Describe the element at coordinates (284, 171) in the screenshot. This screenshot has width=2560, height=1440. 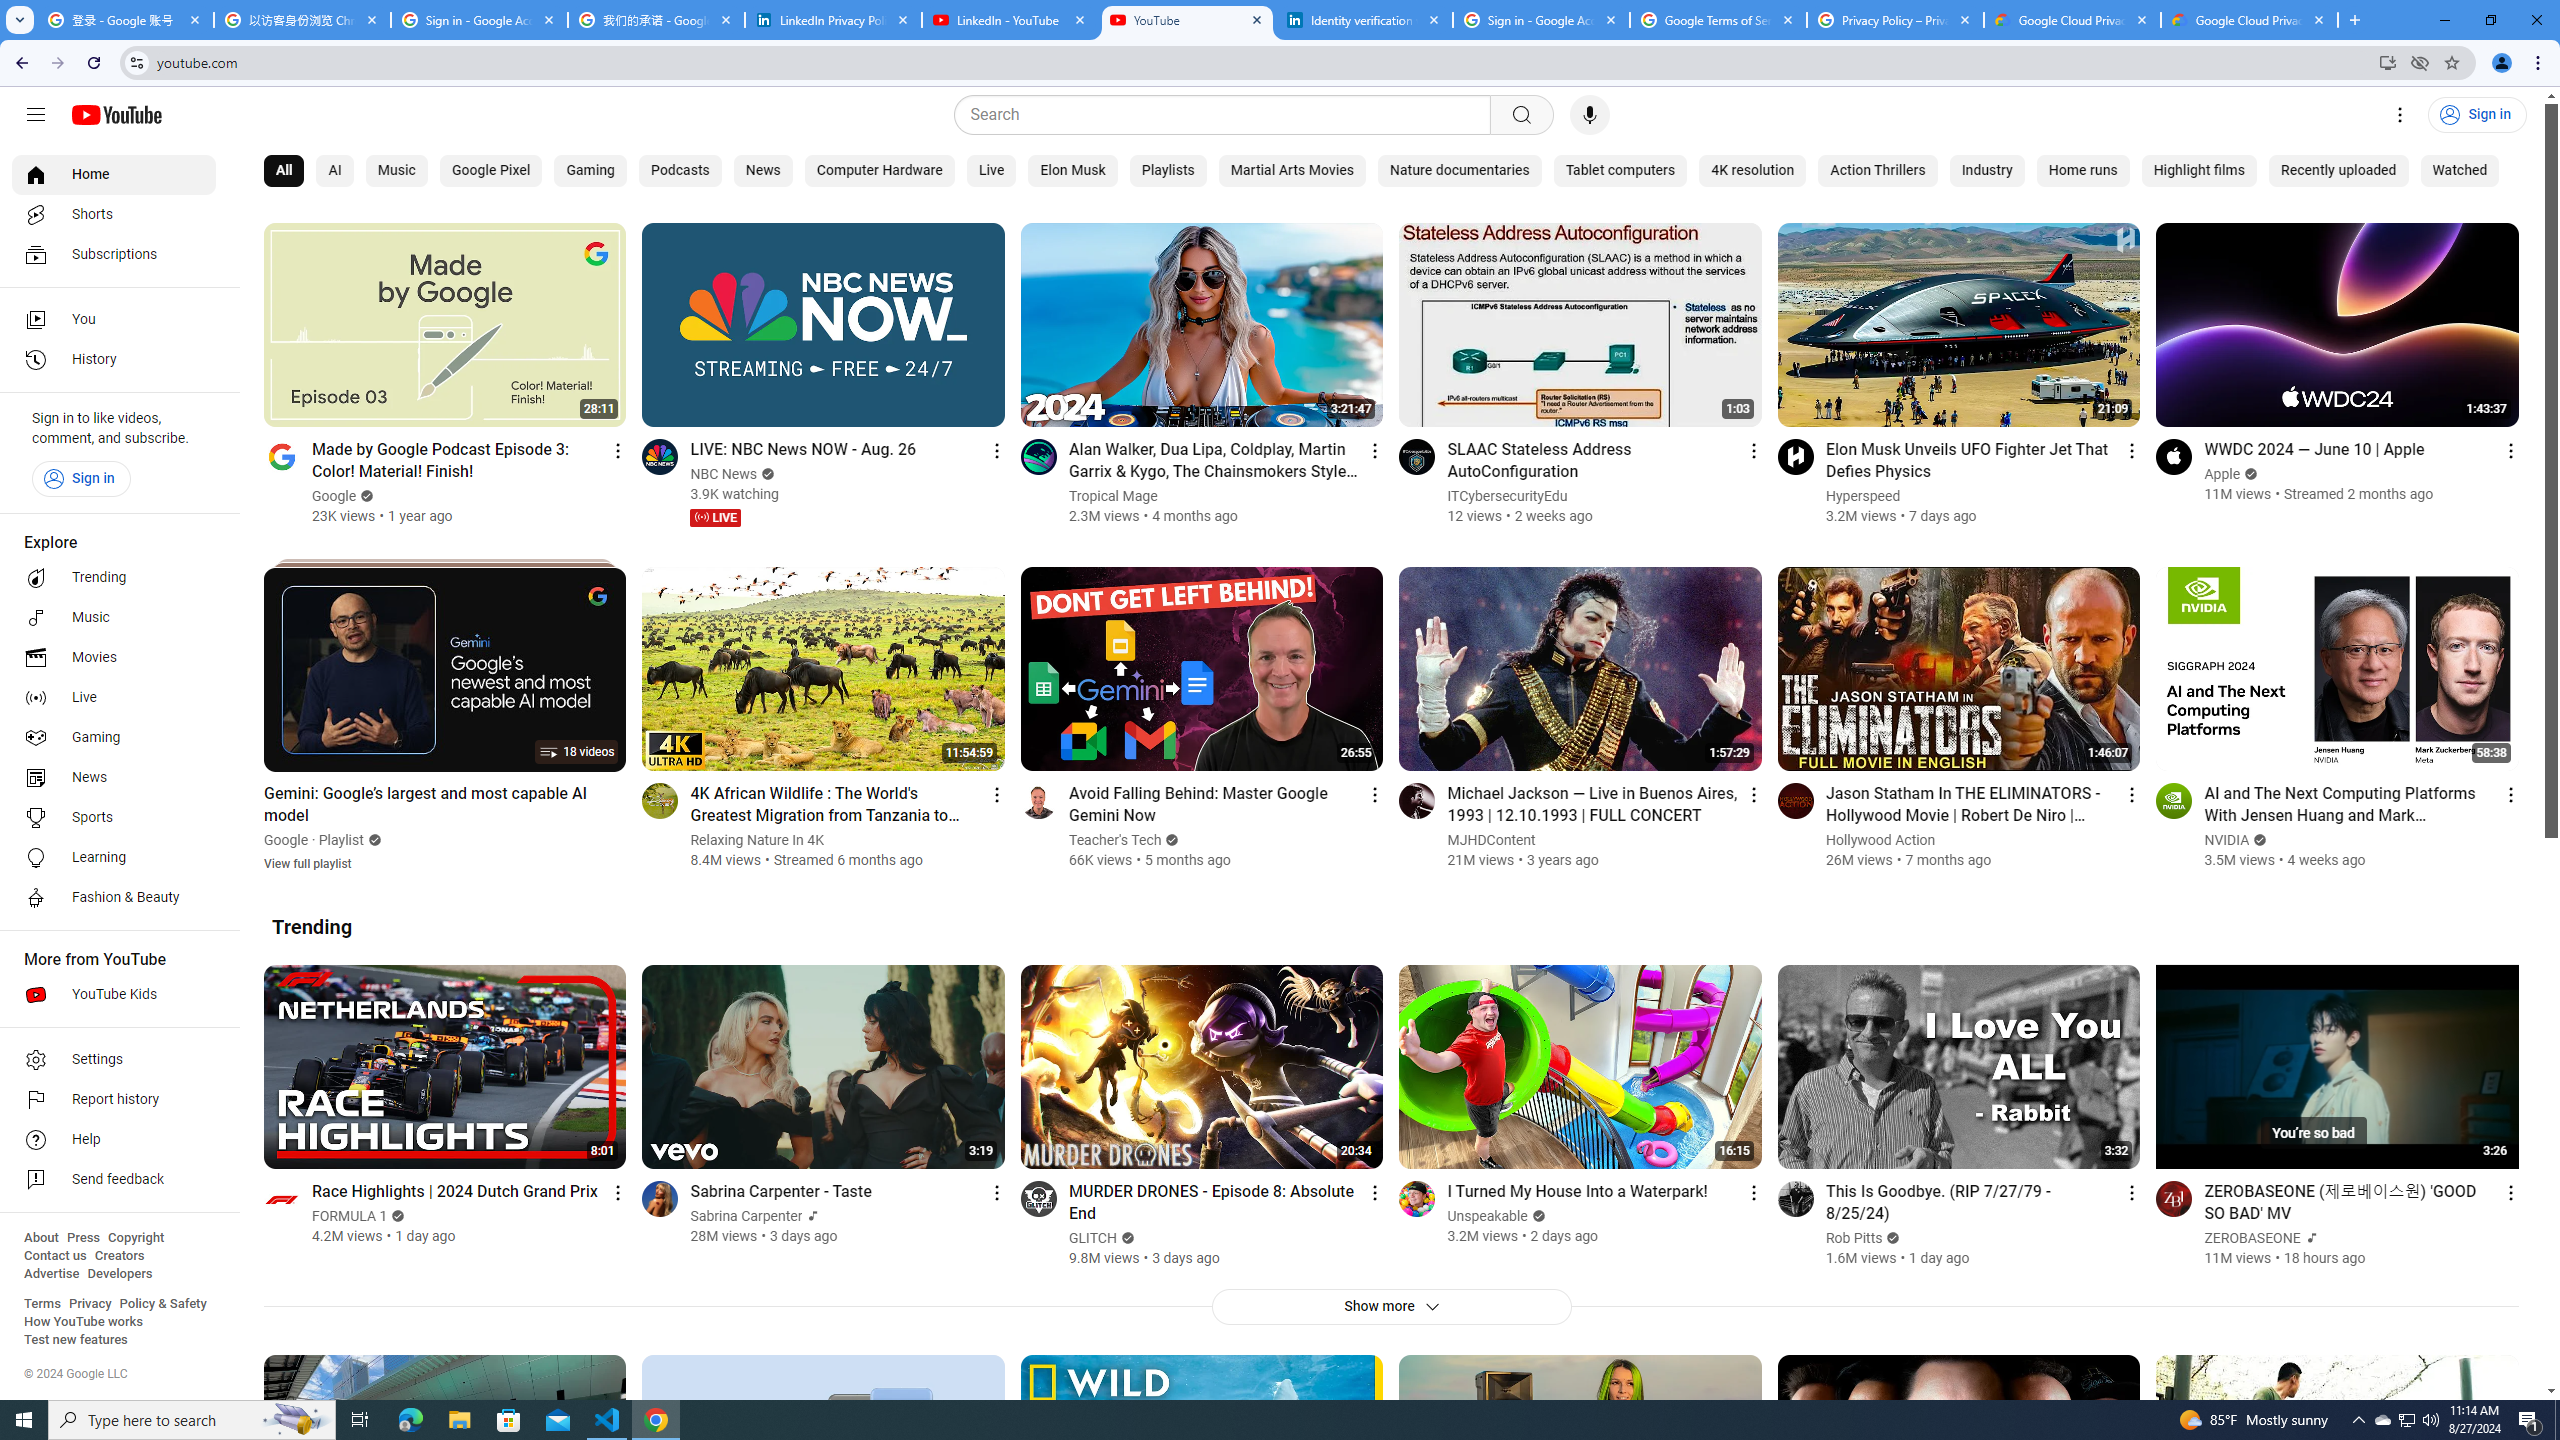
I see `'All'` at that location.